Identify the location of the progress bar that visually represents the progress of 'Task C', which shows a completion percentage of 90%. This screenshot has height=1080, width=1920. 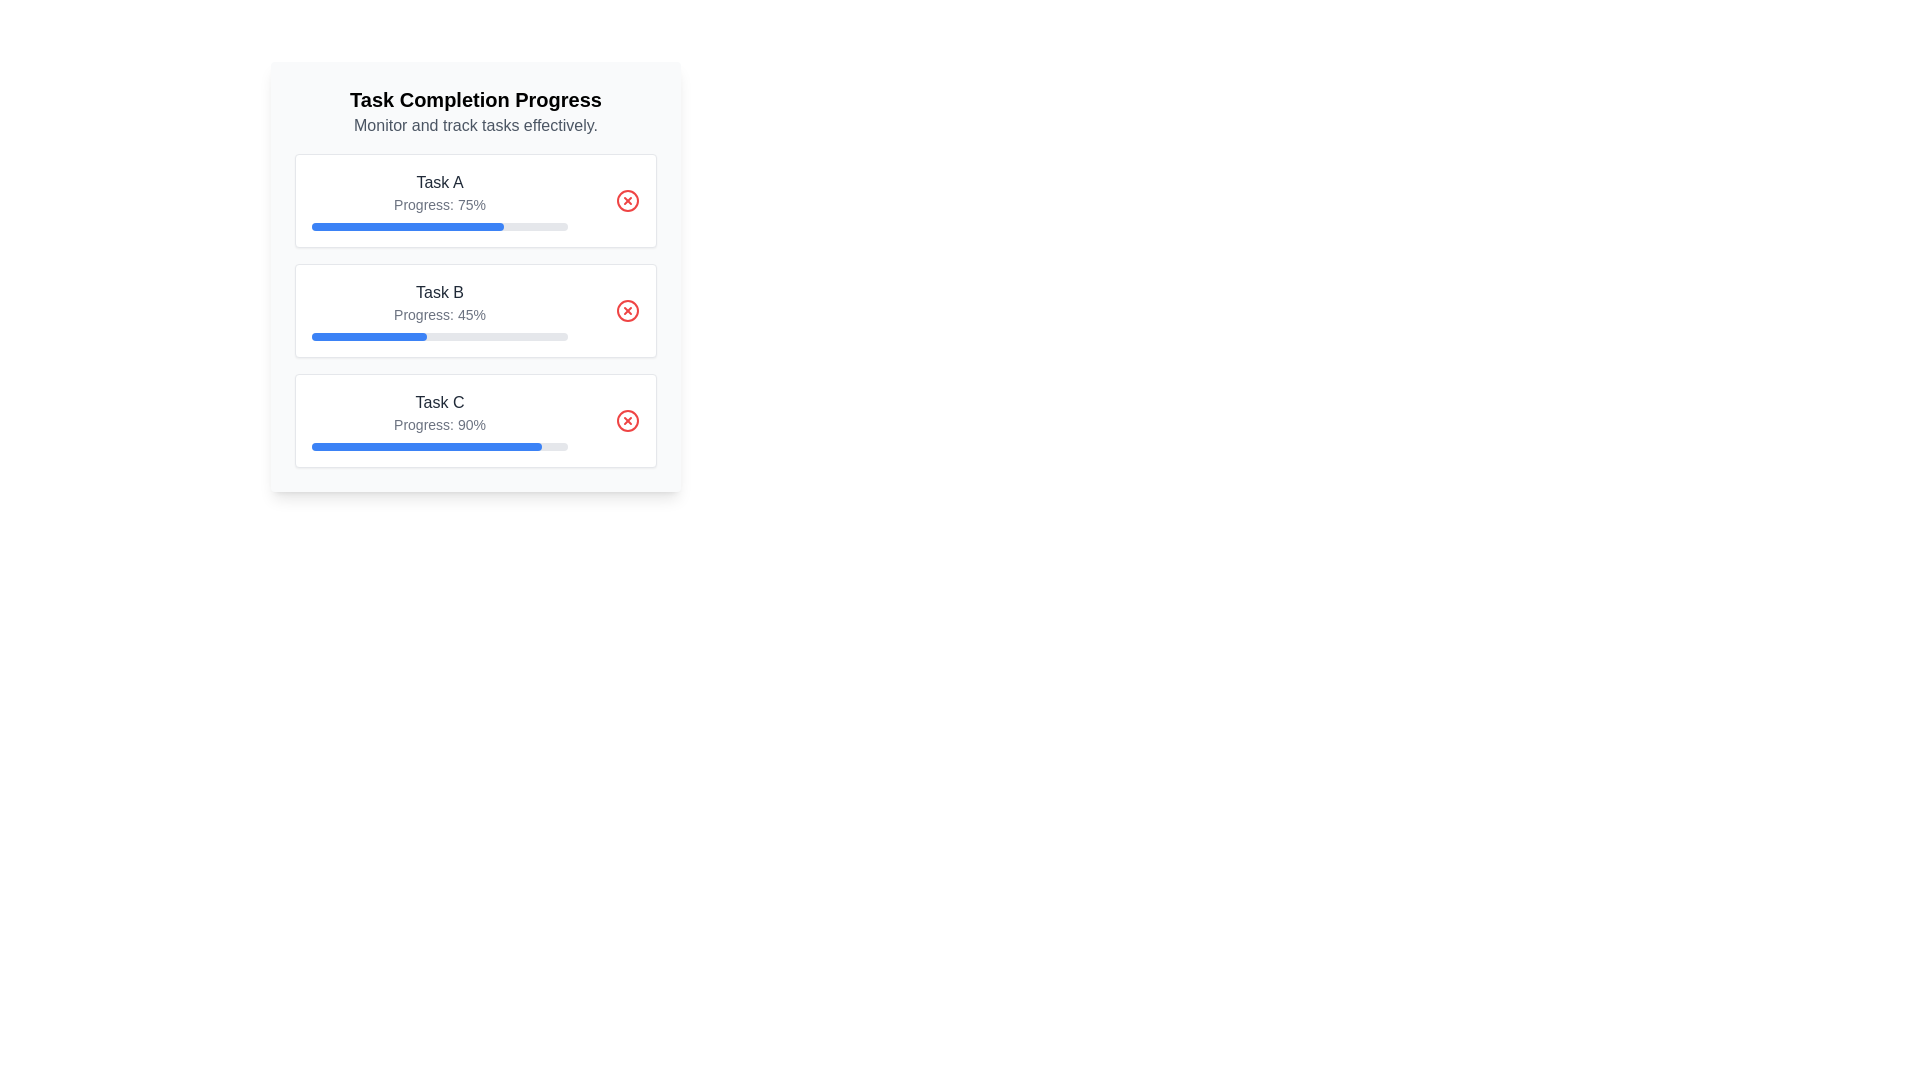
(439, 446).